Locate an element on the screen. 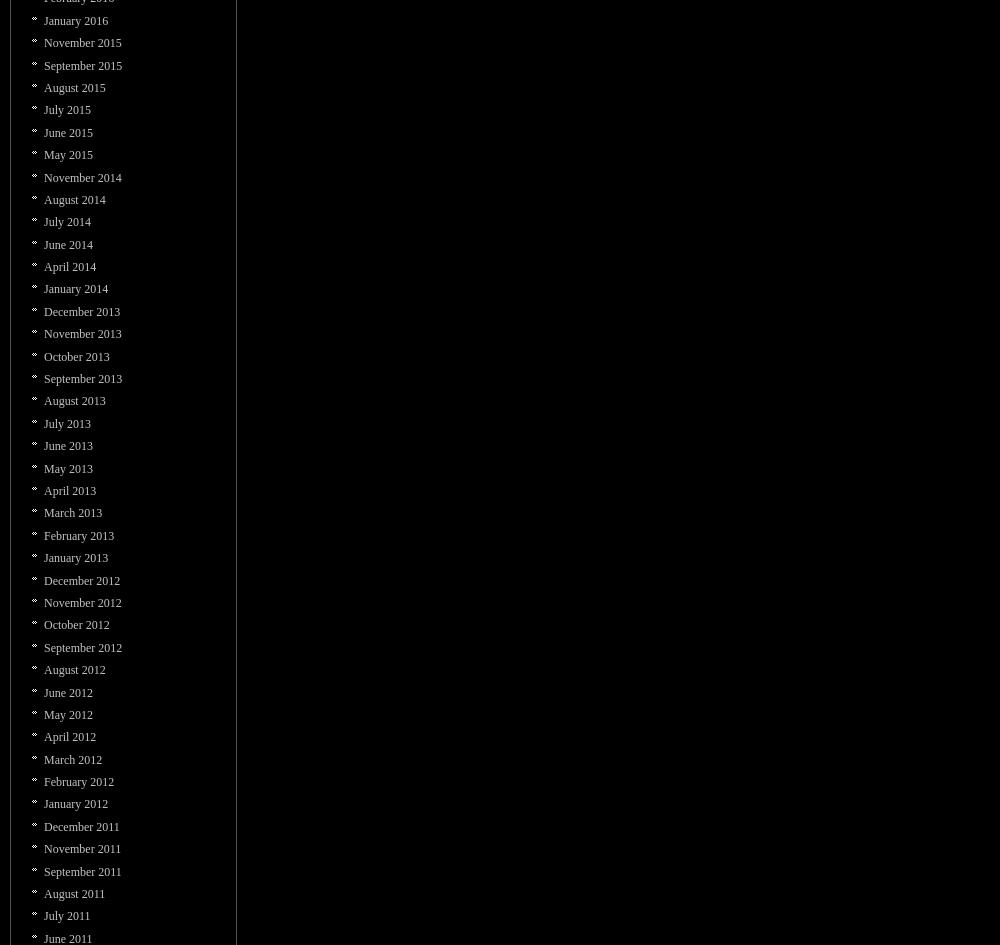 Image resolution: width=1000 pixels, height=945 pixels. 'September 2011' is located at coordinates (81, 871).